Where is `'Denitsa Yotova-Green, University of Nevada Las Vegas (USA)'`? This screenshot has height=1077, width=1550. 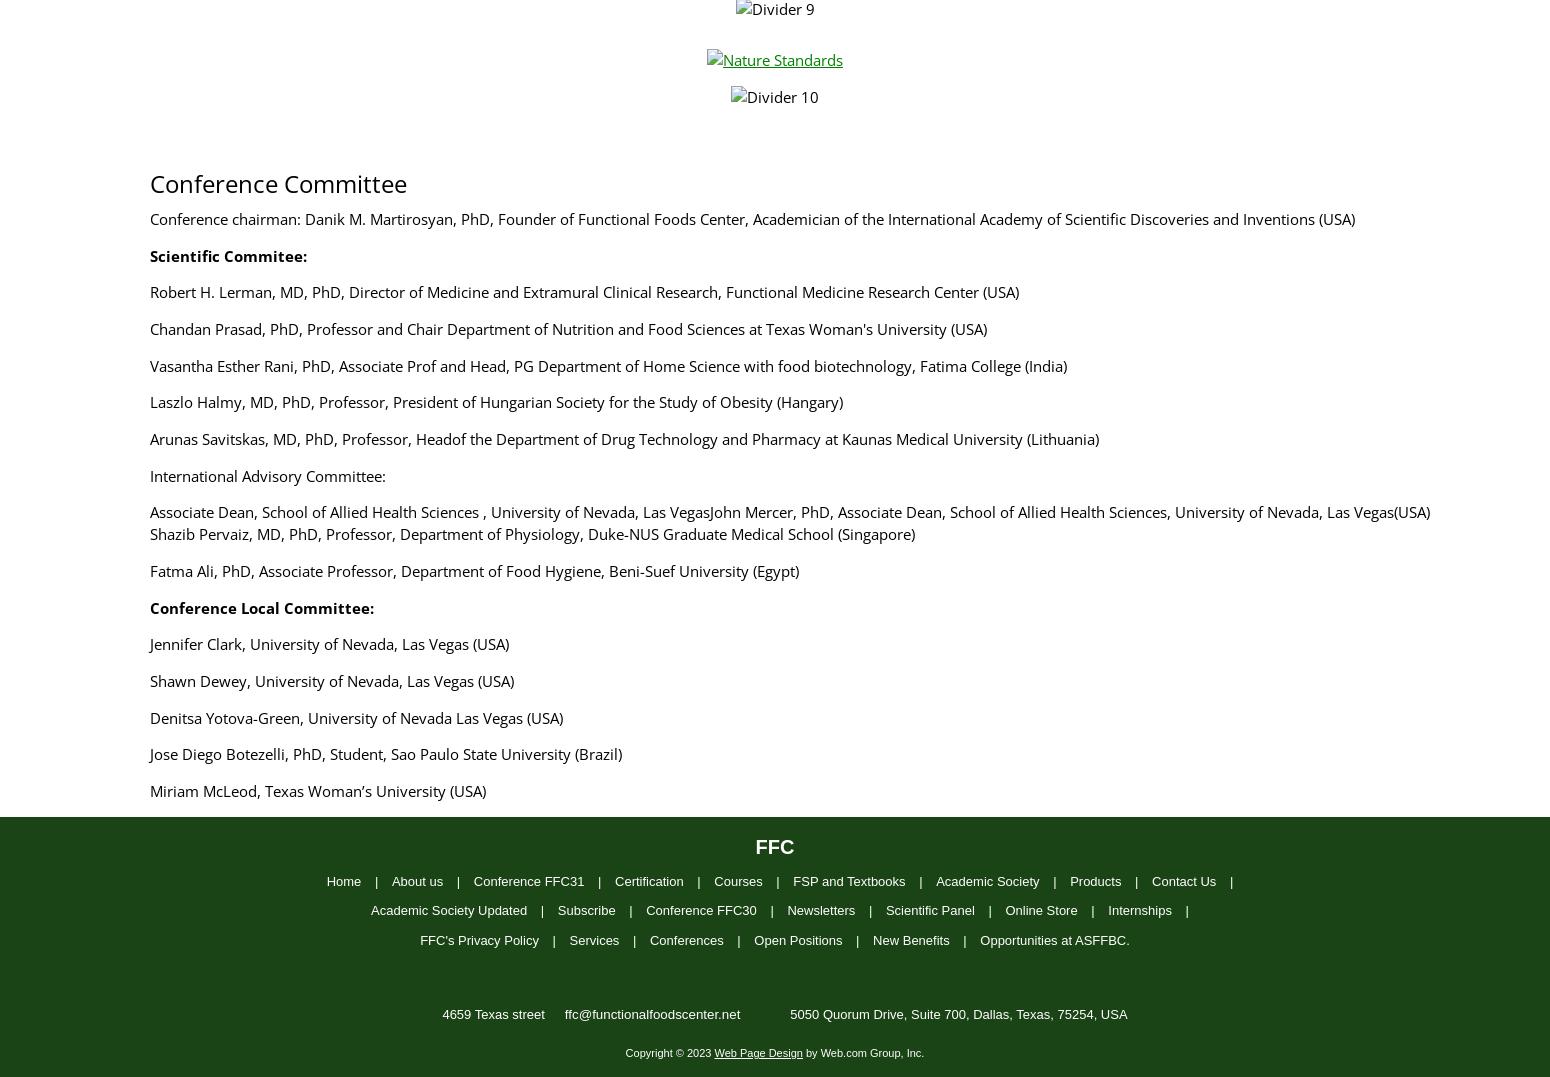 'Denitsa Yotova-Green, University of Nevada Las Vegas (USA)' is located at coordinates (150, 716).